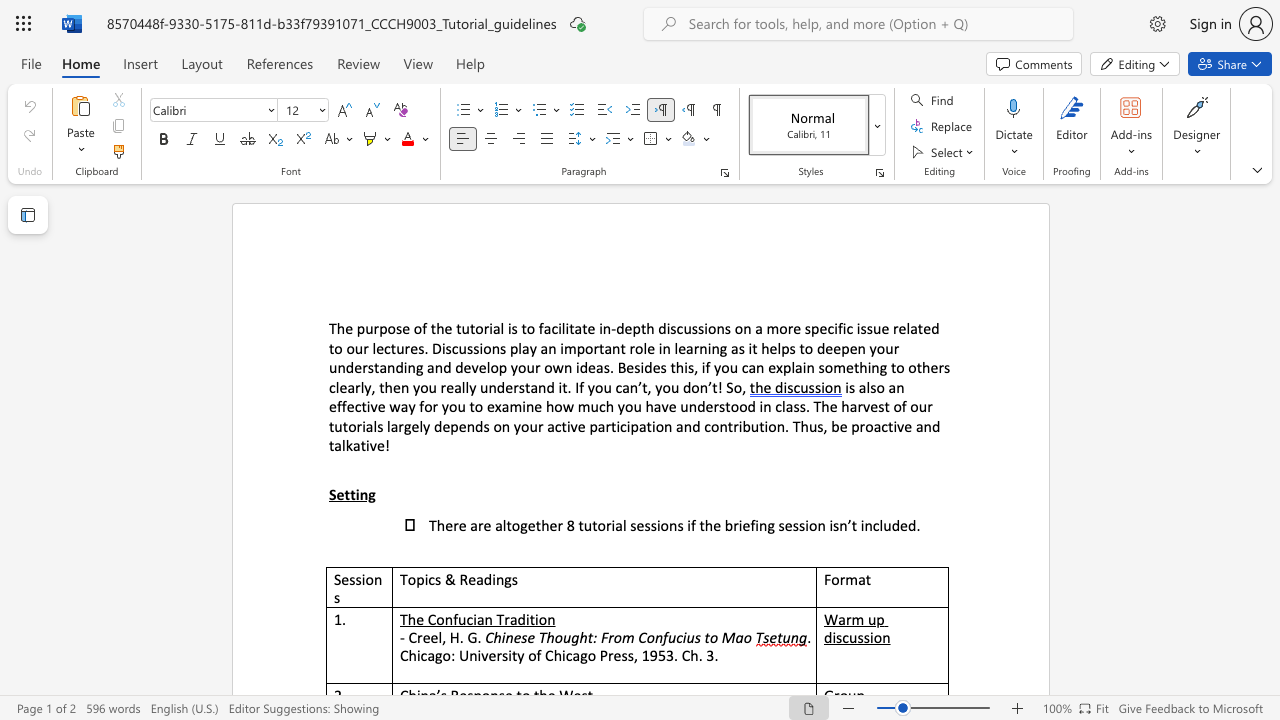 This screenshot has height=720, width=1280. What do you see at coordinates (425, 425) in the screenshot?
I see `the 1th character "y" in the text` at bounding box center [425, 425].